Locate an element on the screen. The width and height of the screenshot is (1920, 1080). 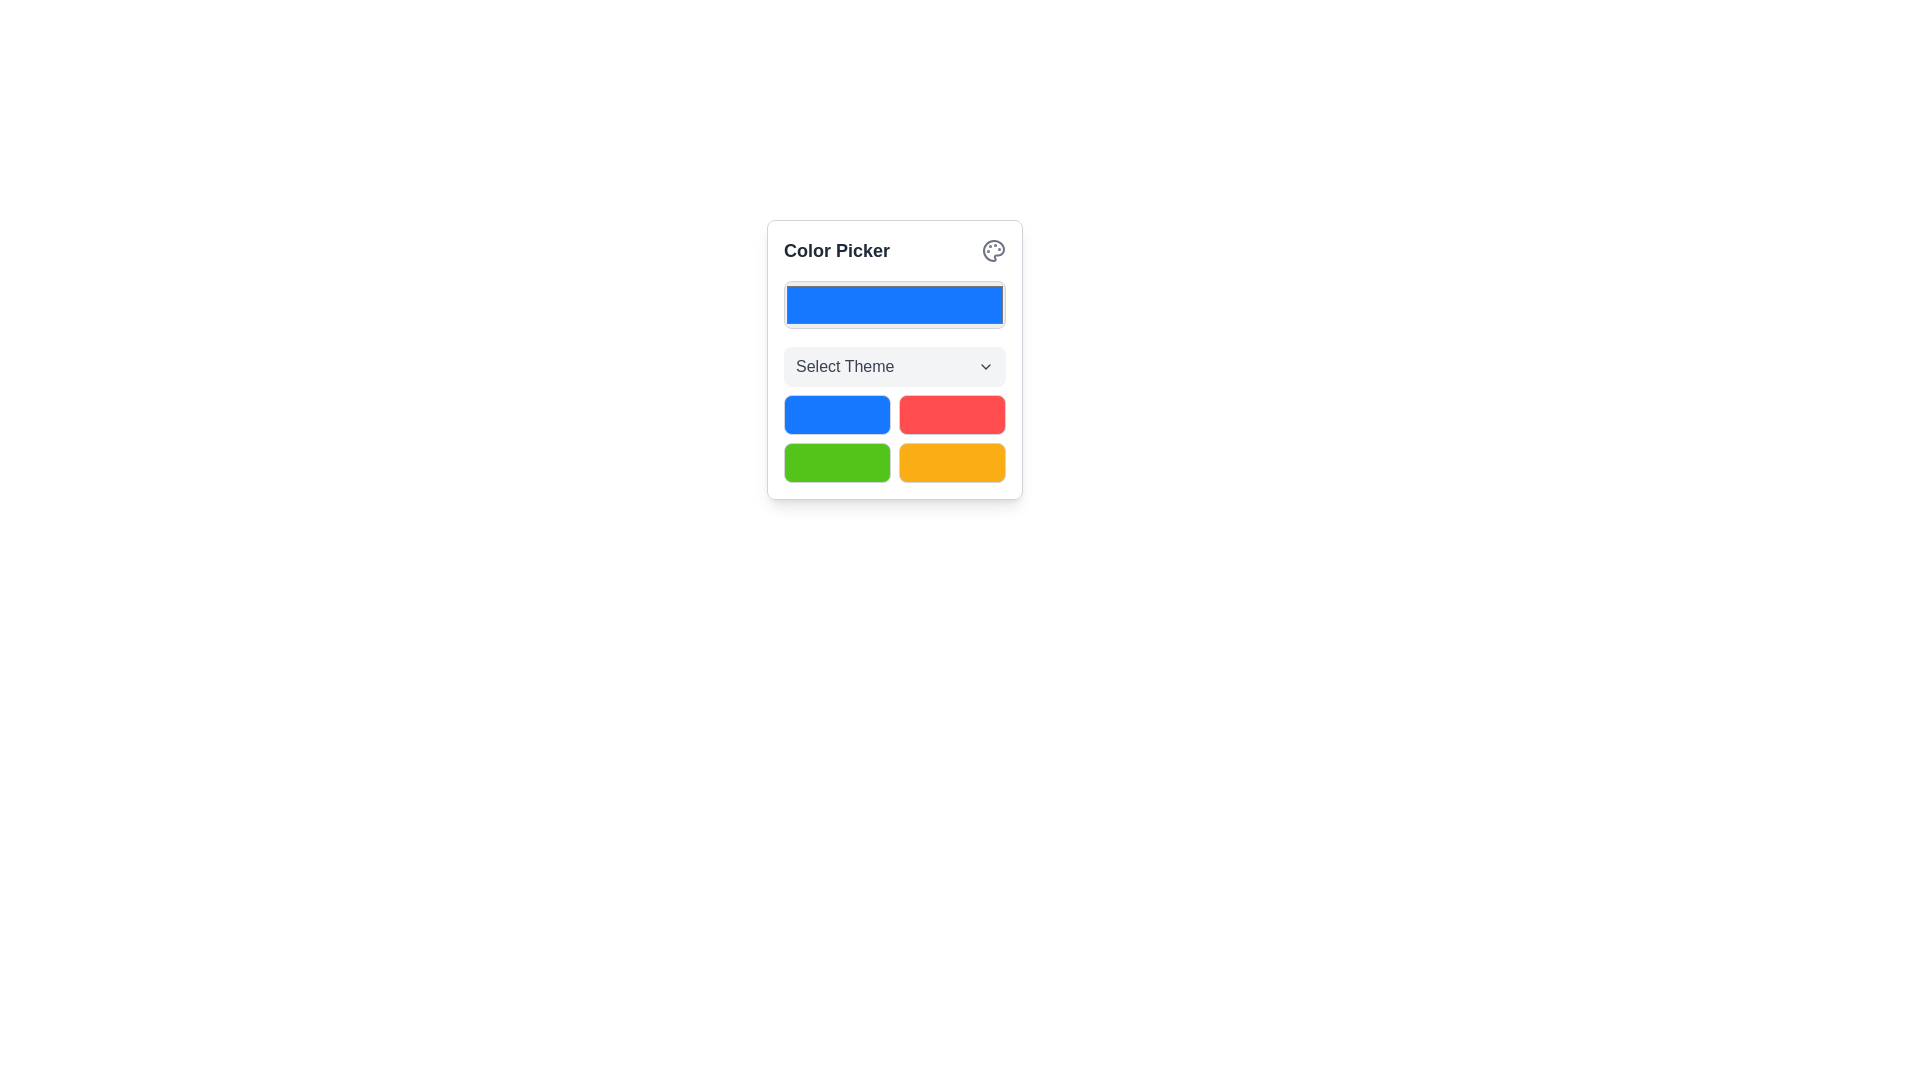
the green-themed button located in the bottom-left position of a 2x2 grid layout, directly below a blue button and to the left of a yellow button is located at coordinates (837, 462).